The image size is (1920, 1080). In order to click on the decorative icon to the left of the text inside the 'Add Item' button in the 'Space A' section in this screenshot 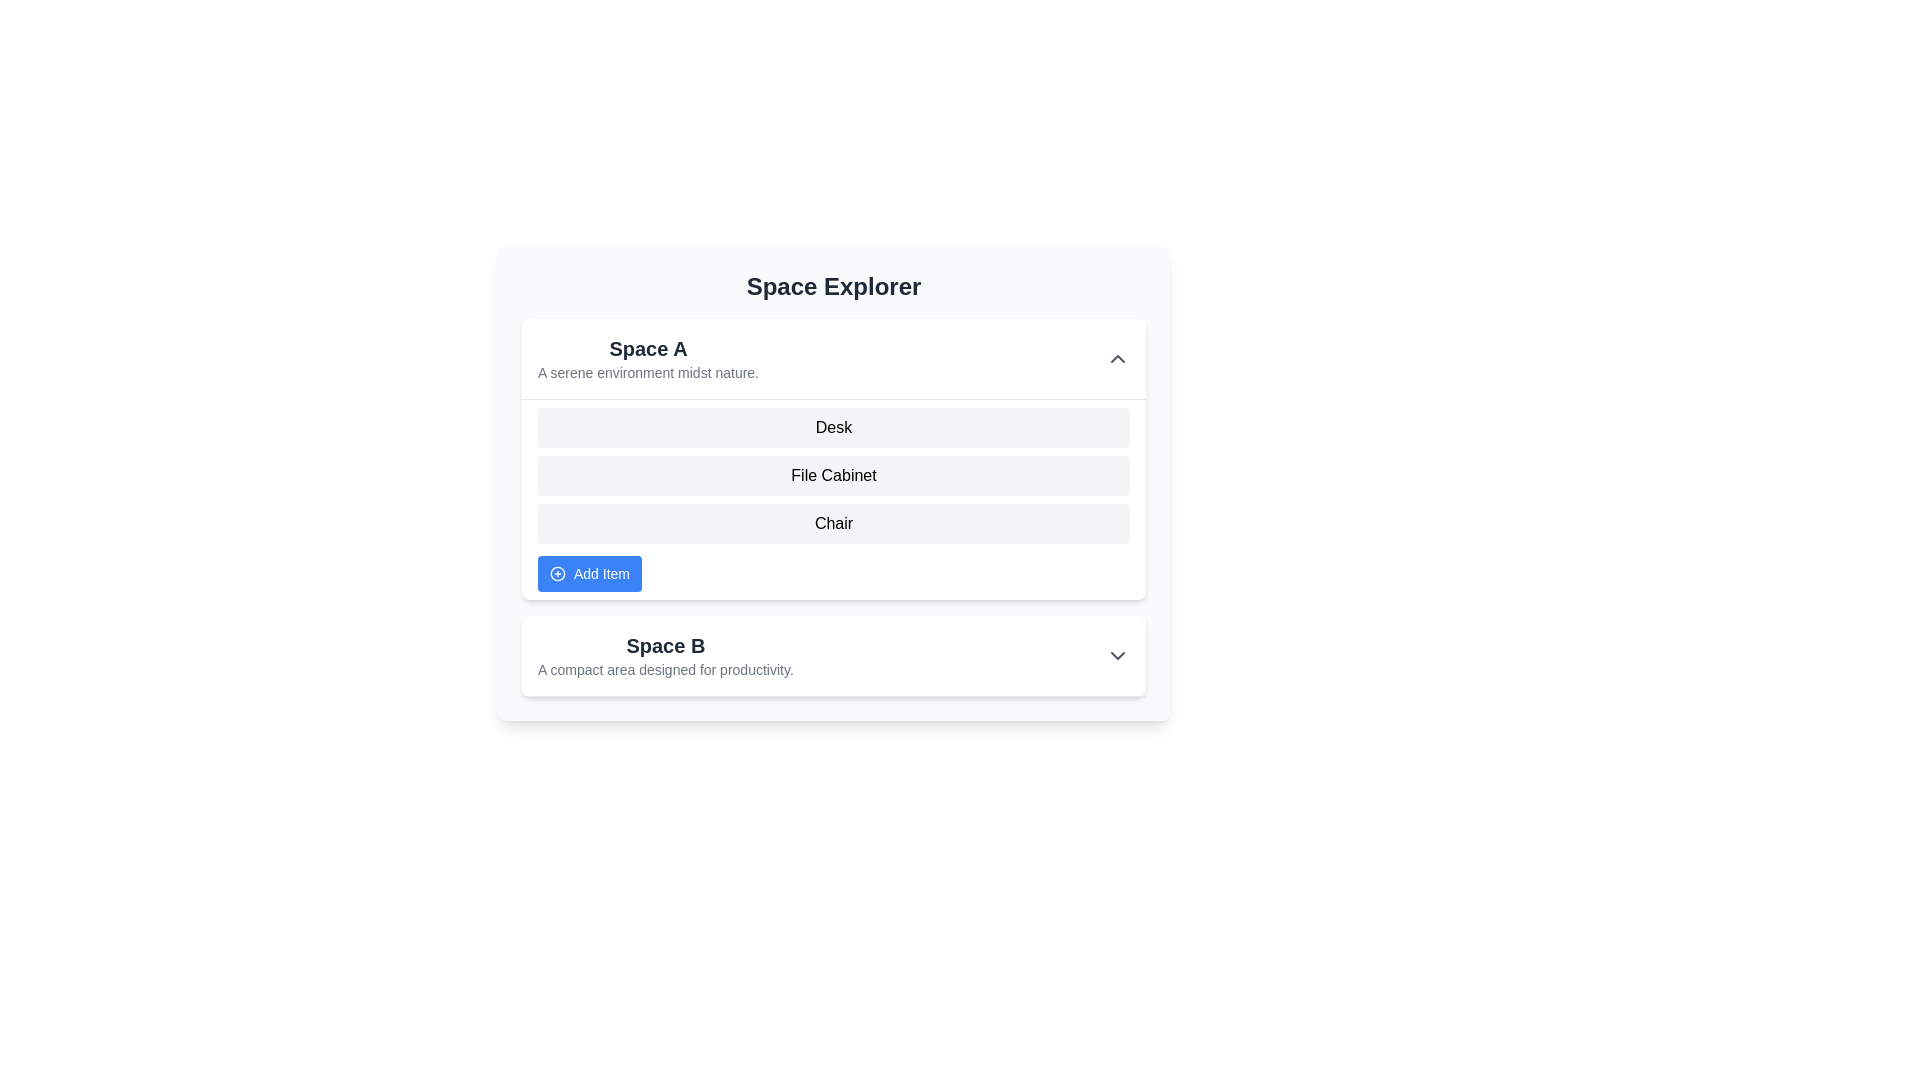, I will do `click(557, 574)`.